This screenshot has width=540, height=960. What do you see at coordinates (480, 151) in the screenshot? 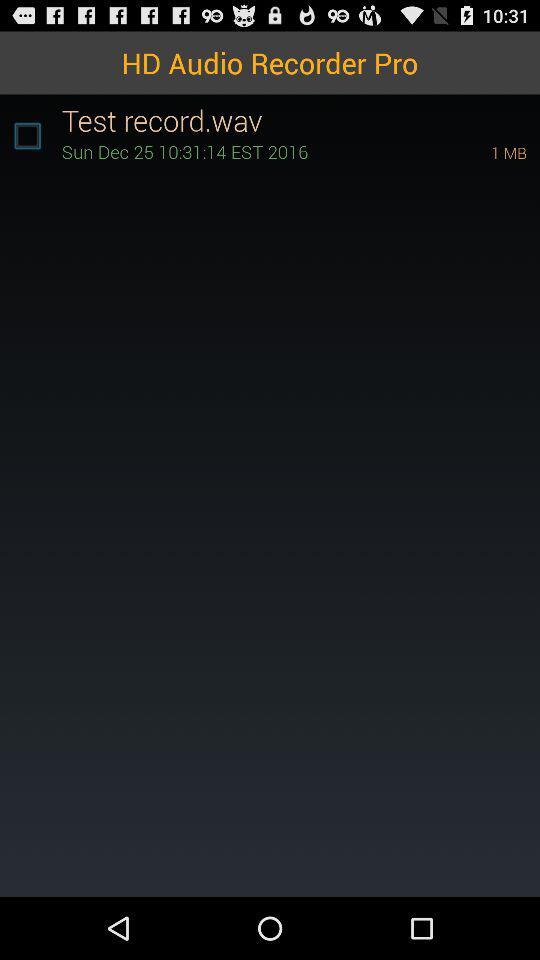
I see `1 mb icon` at bounding box center [480, 151].